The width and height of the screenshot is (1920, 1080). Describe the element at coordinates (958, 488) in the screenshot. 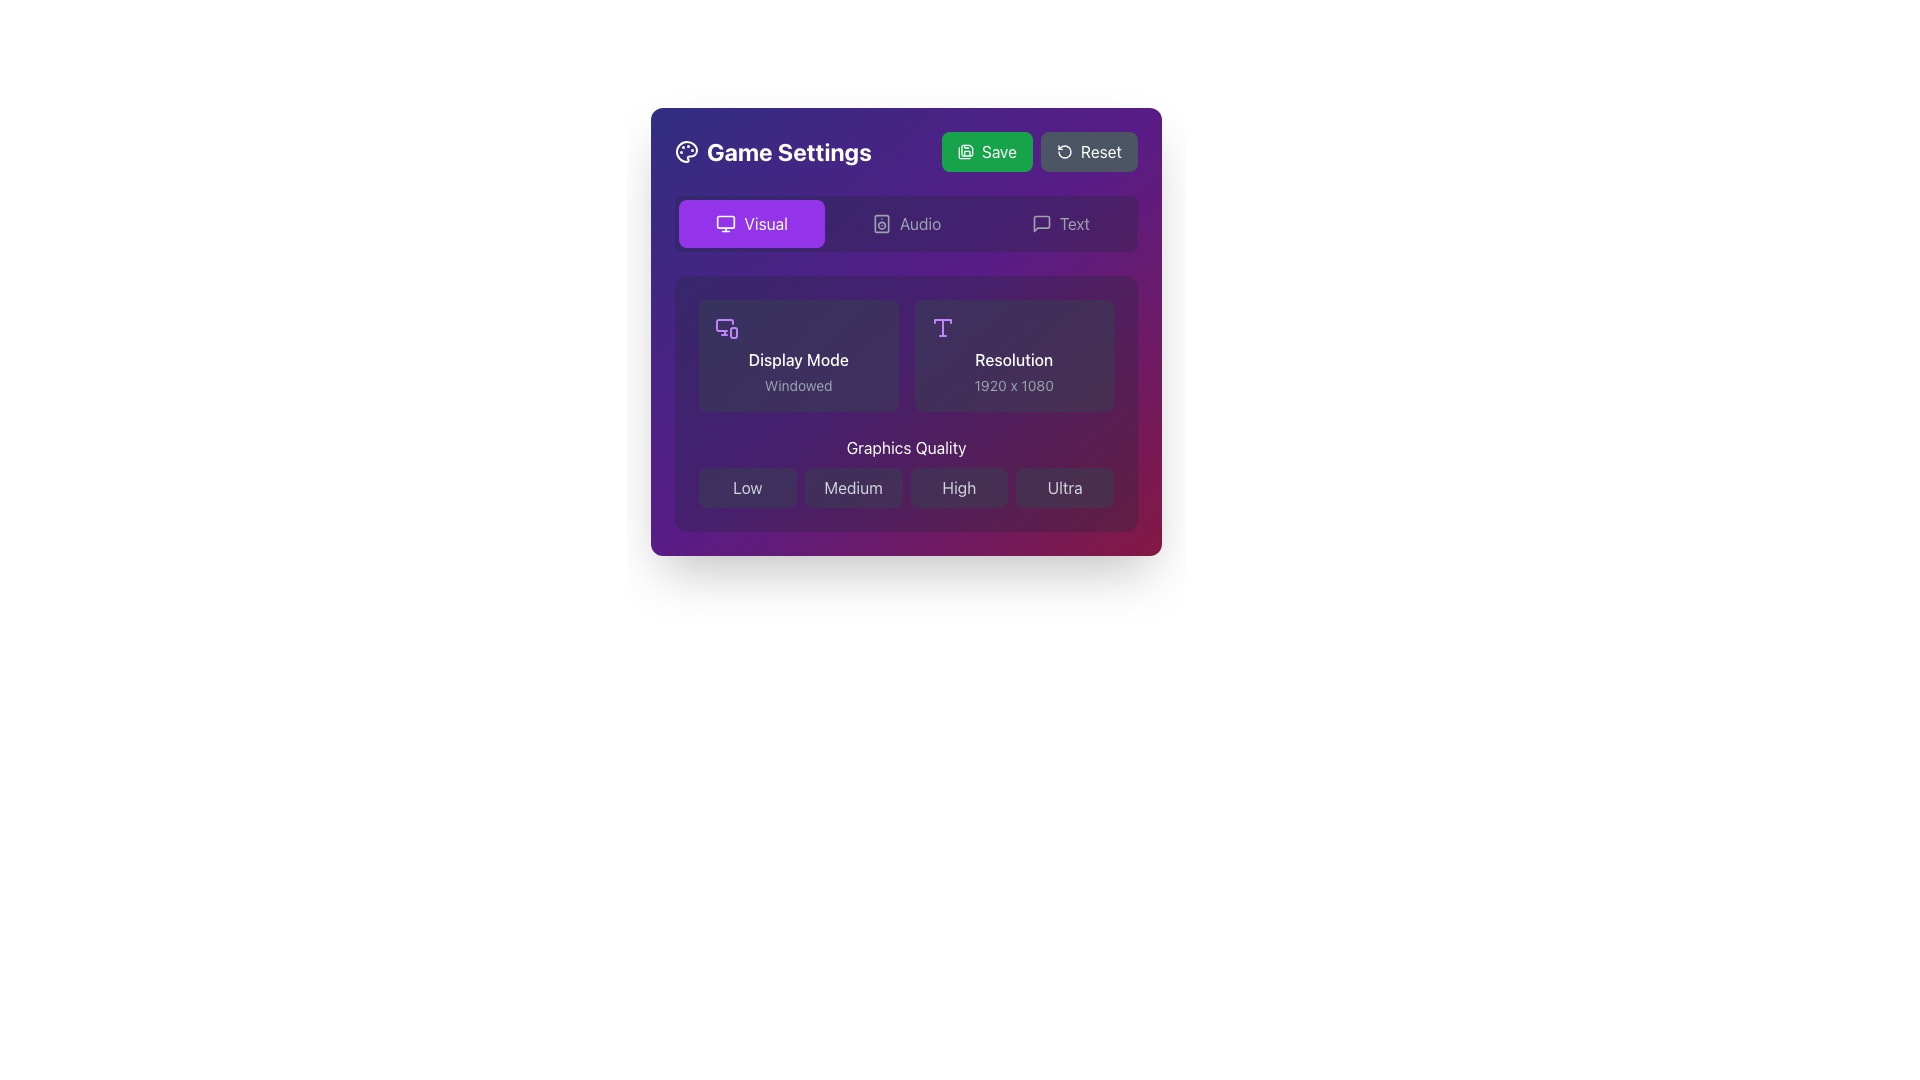

I see `the 'High' graphics quality button in the 'Graphics Quality' section` at that location.